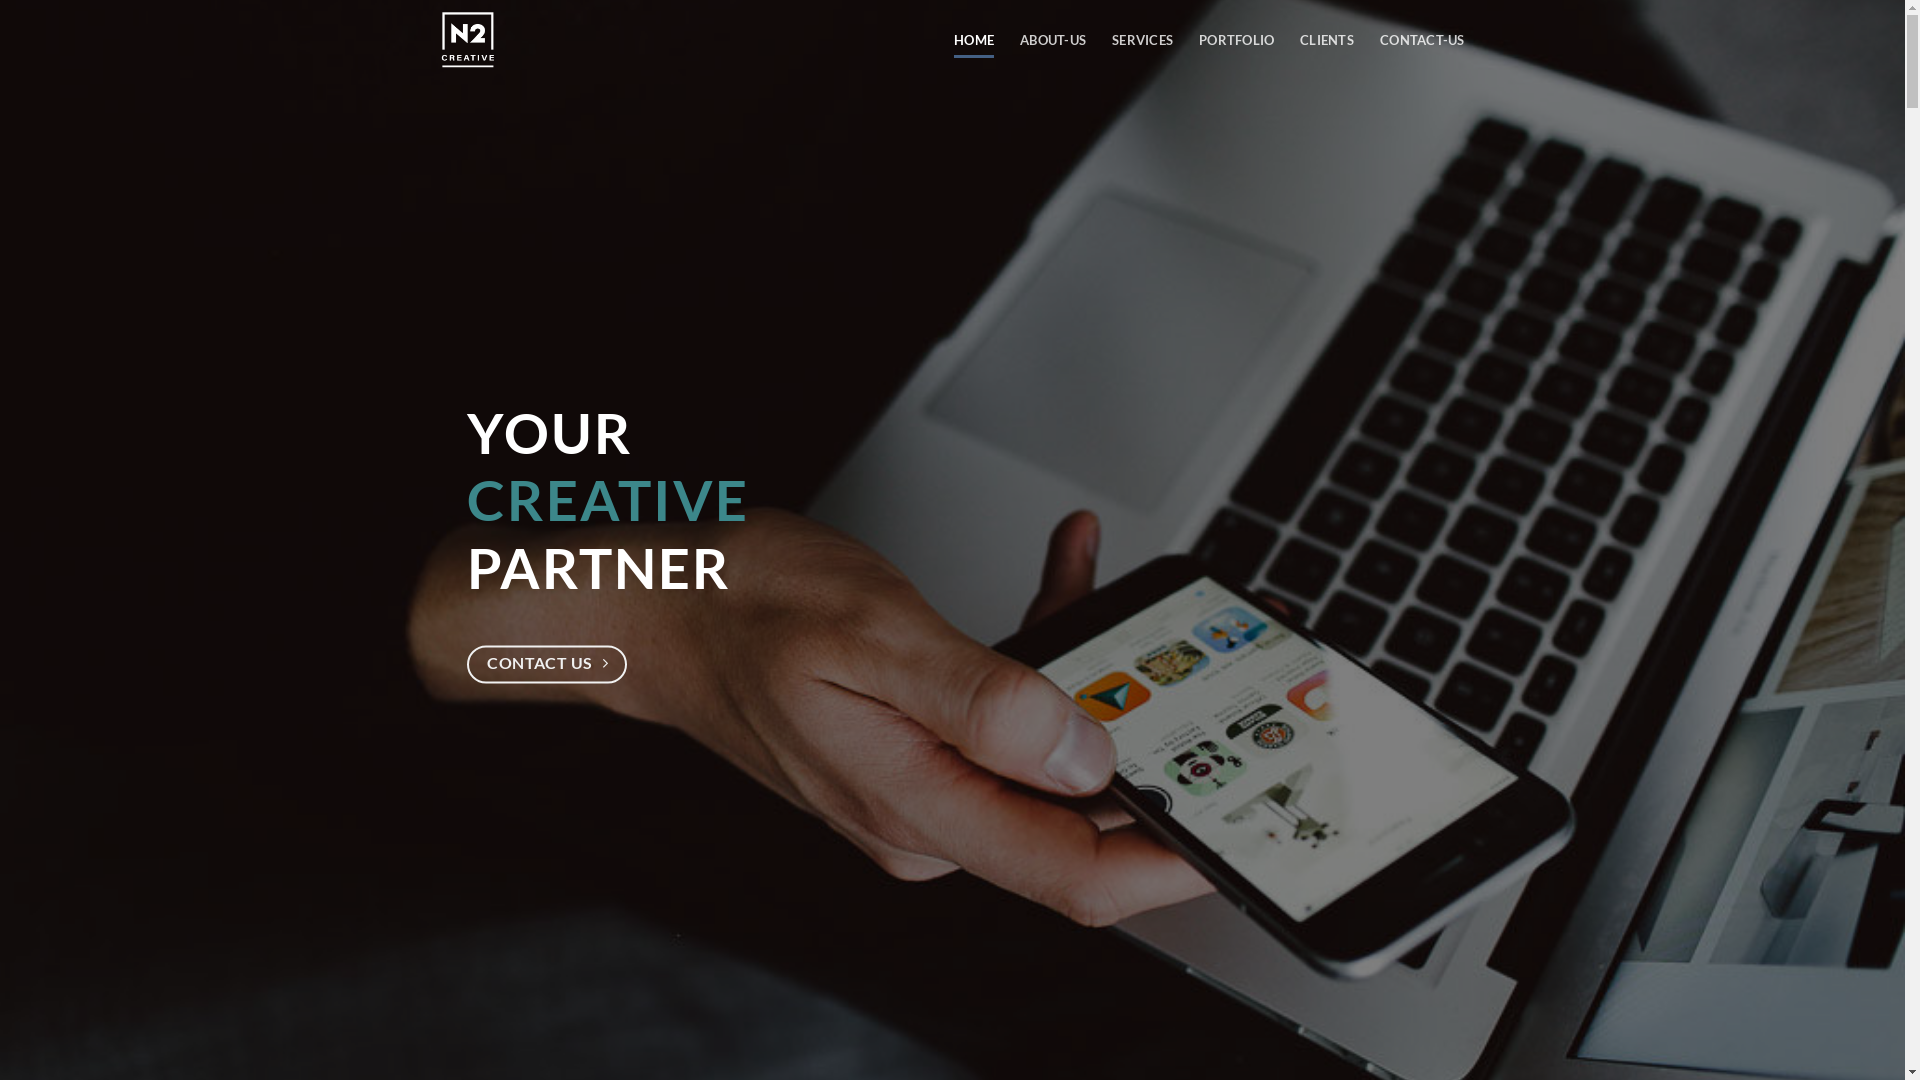  I want to click on 'PORTFOLIO', so click(1235, 39).